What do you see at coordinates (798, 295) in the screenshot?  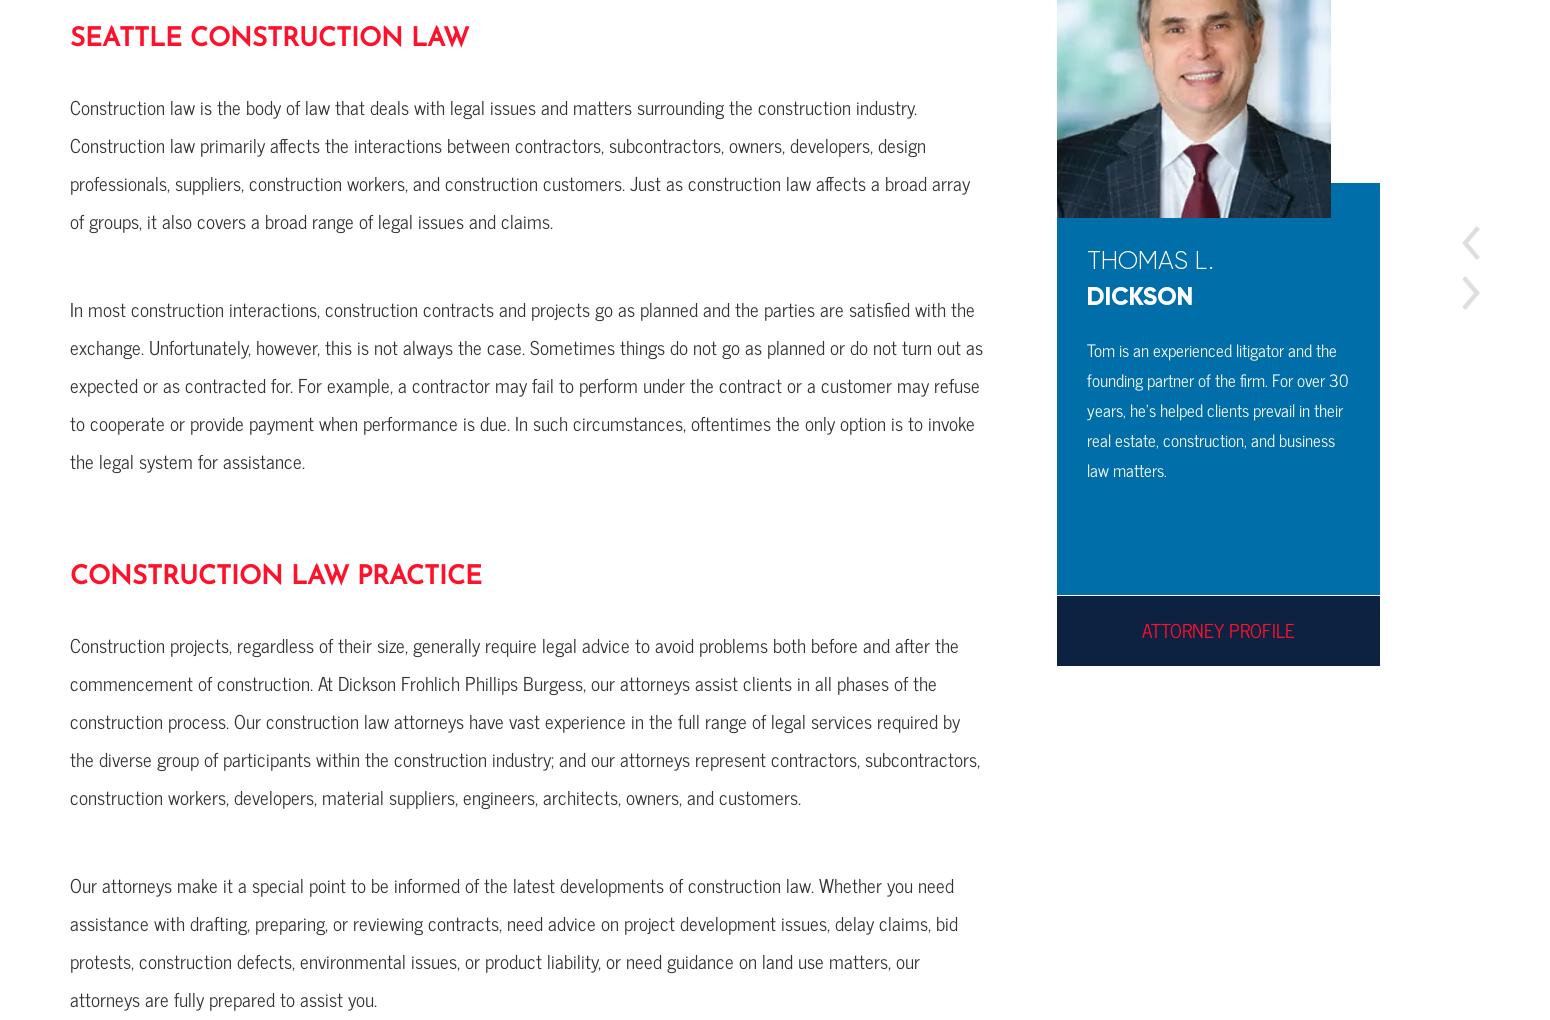 I see `'Wand'` at bounding box center [798, 295].